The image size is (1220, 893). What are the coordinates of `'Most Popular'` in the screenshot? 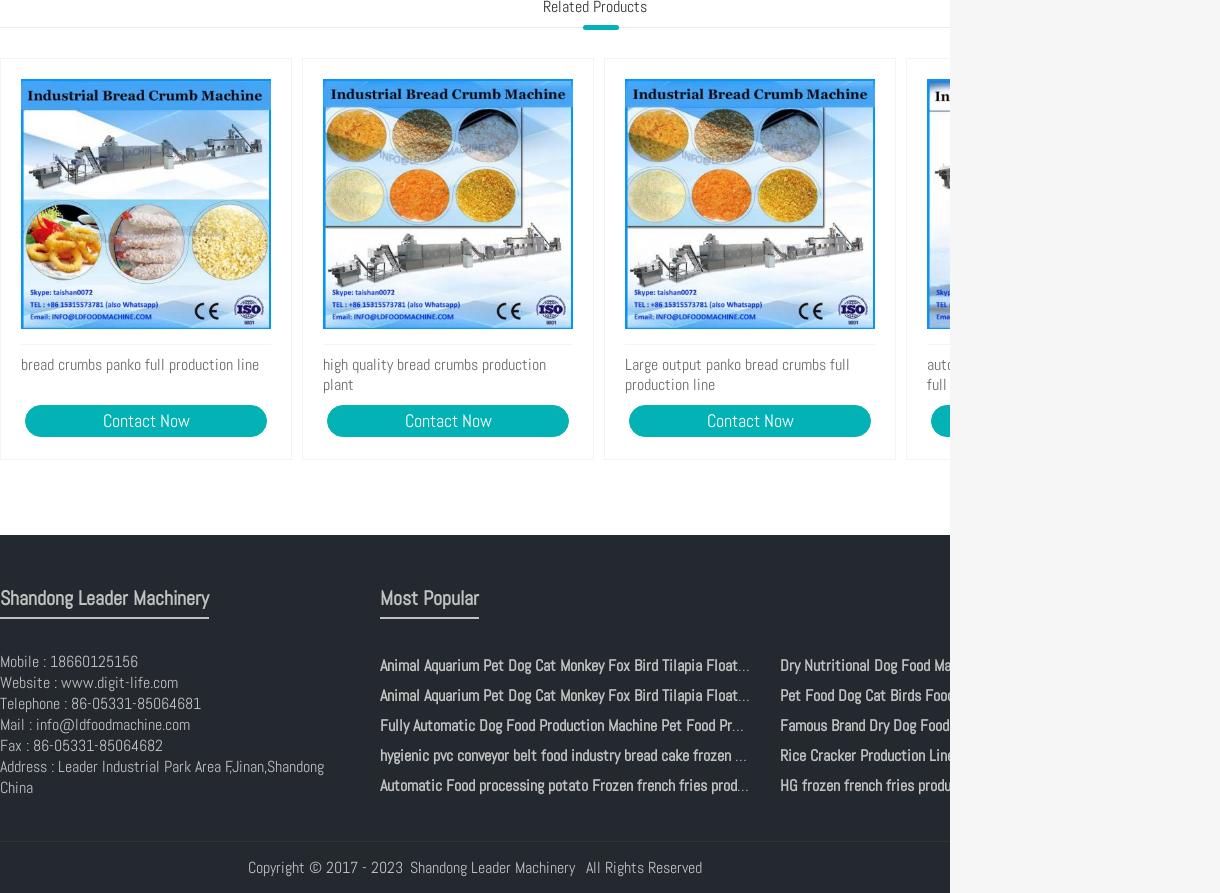 It's located at (379, 598).